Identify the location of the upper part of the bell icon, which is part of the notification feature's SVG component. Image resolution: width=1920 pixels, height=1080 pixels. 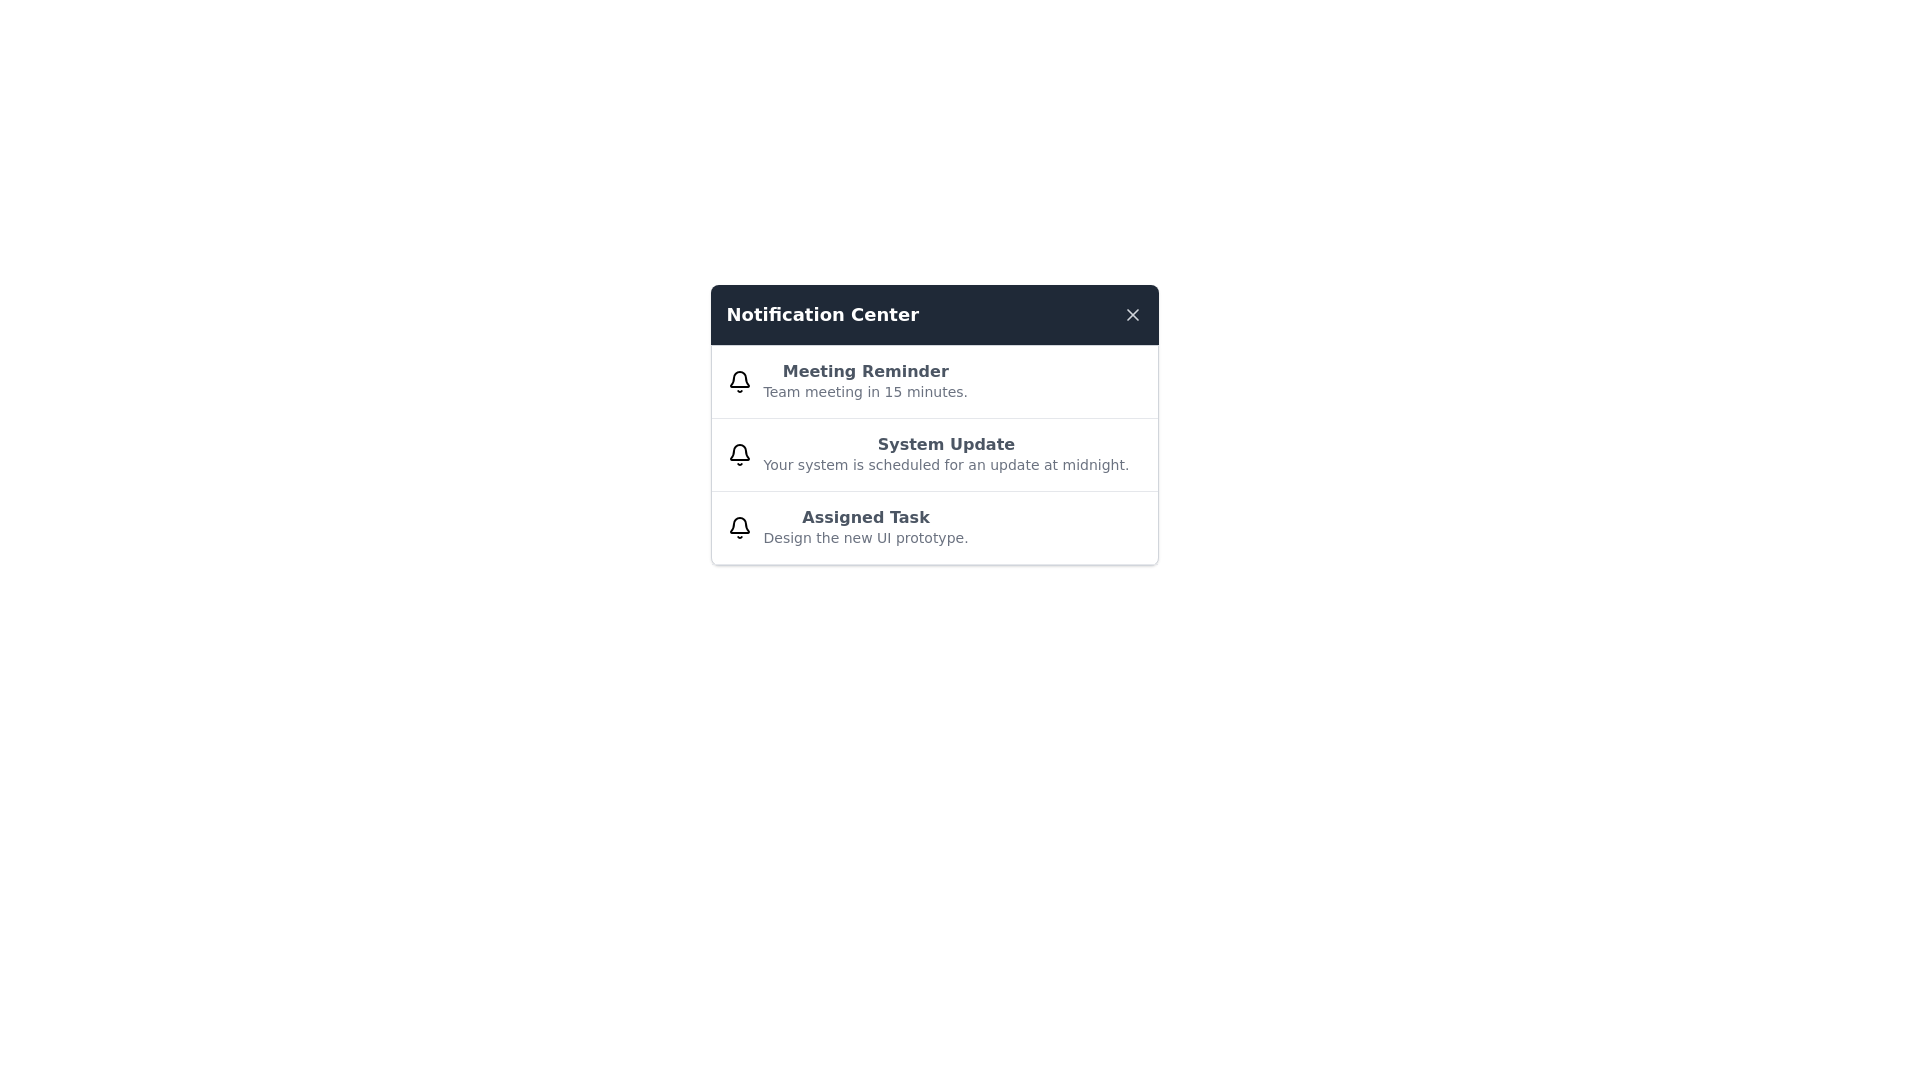
(738, 524).